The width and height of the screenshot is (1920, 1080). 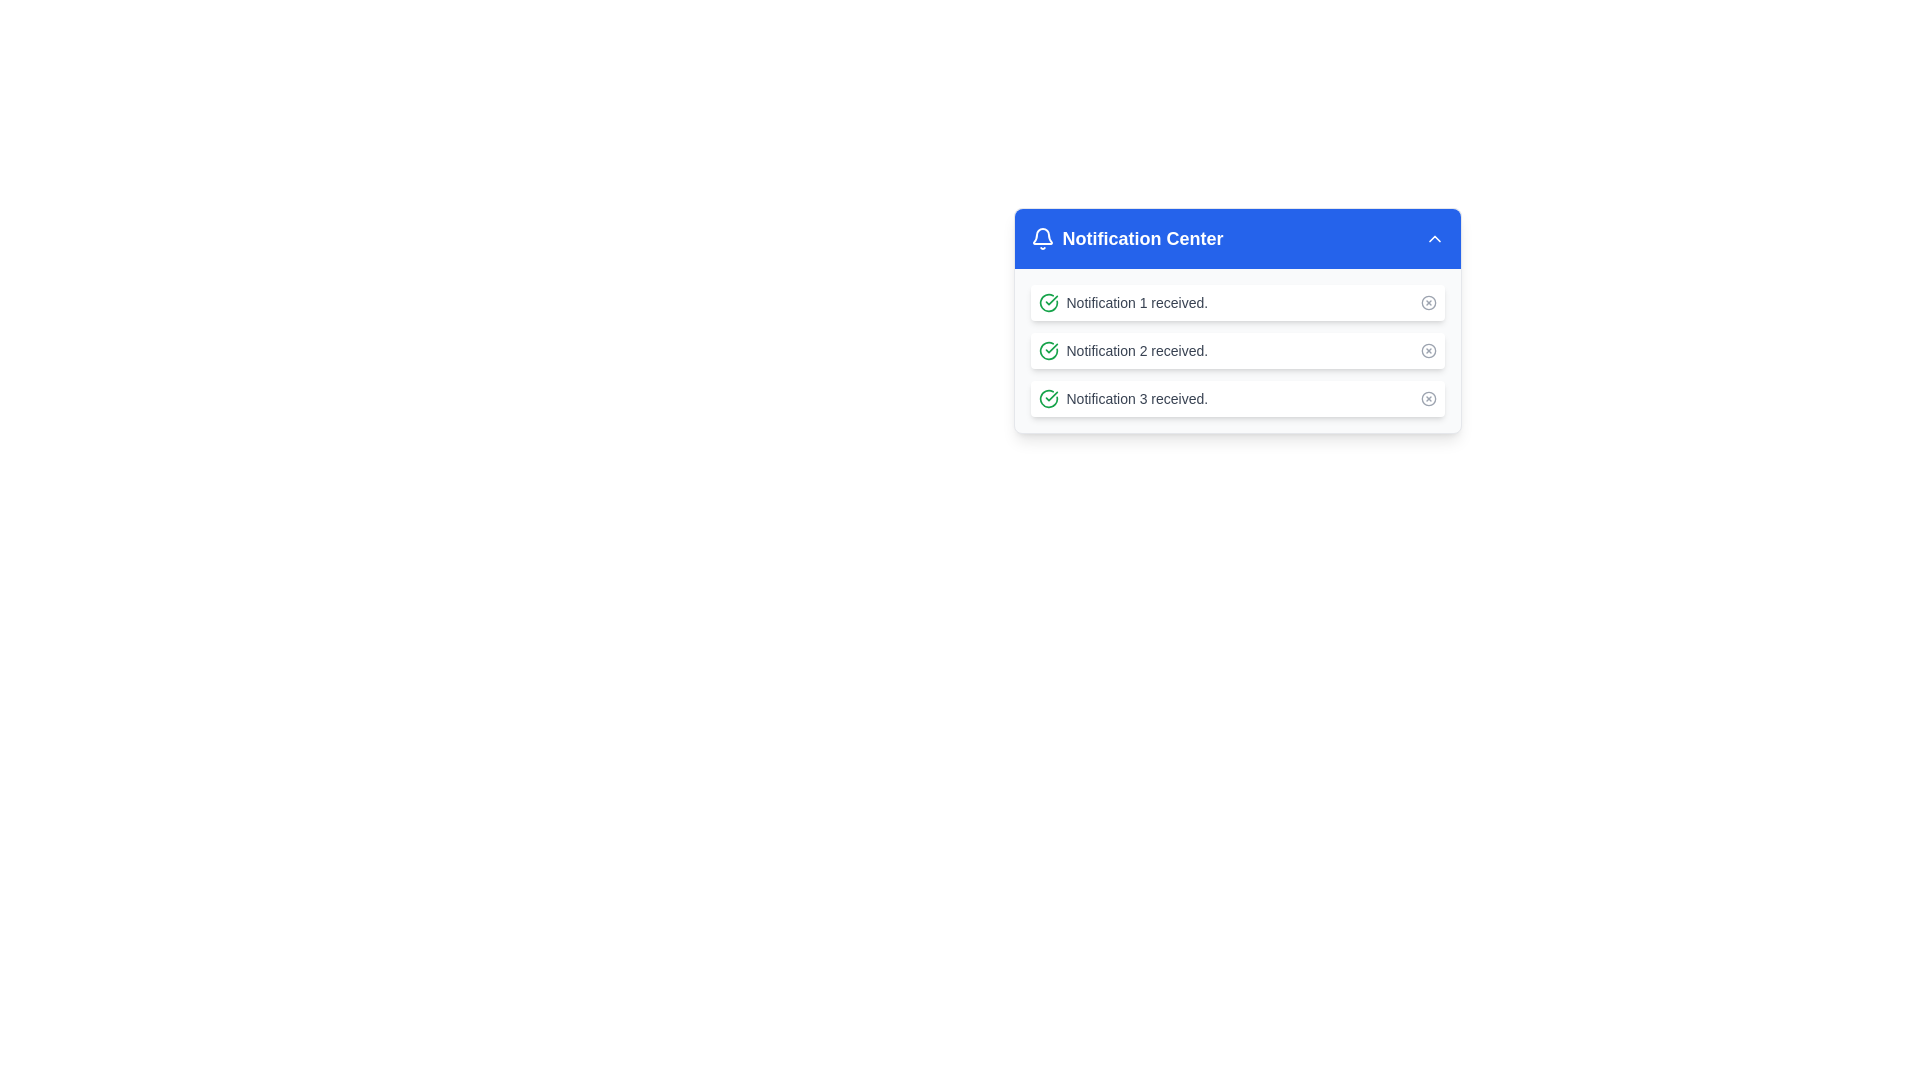 What do you see at coordinates (1047, 398) in the screenshot?
I see `the success acknowledgment icon located to the left of the notification text 'Notification 3 received.' in the notification list` at bounding box center [1047, 398].